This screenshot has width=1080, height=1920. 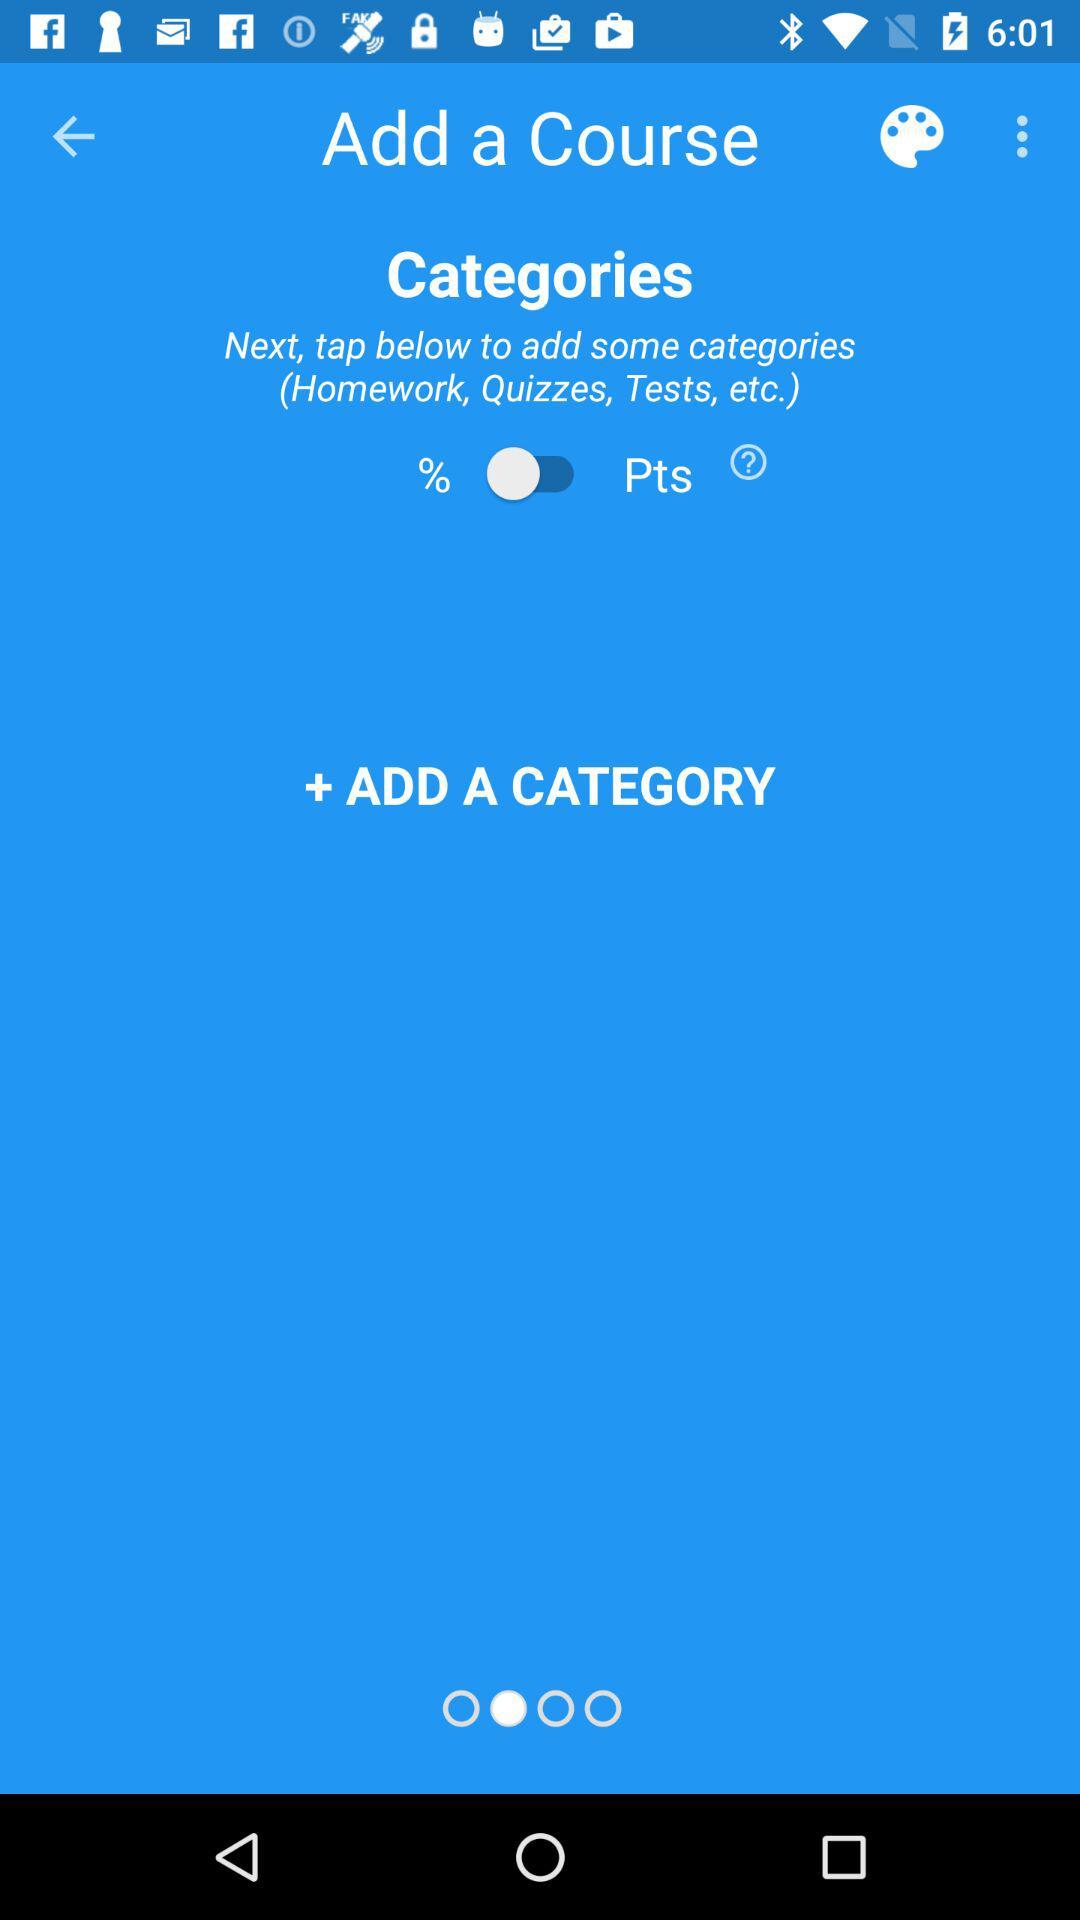 I want to click on more information, so click(x=748, y=460).